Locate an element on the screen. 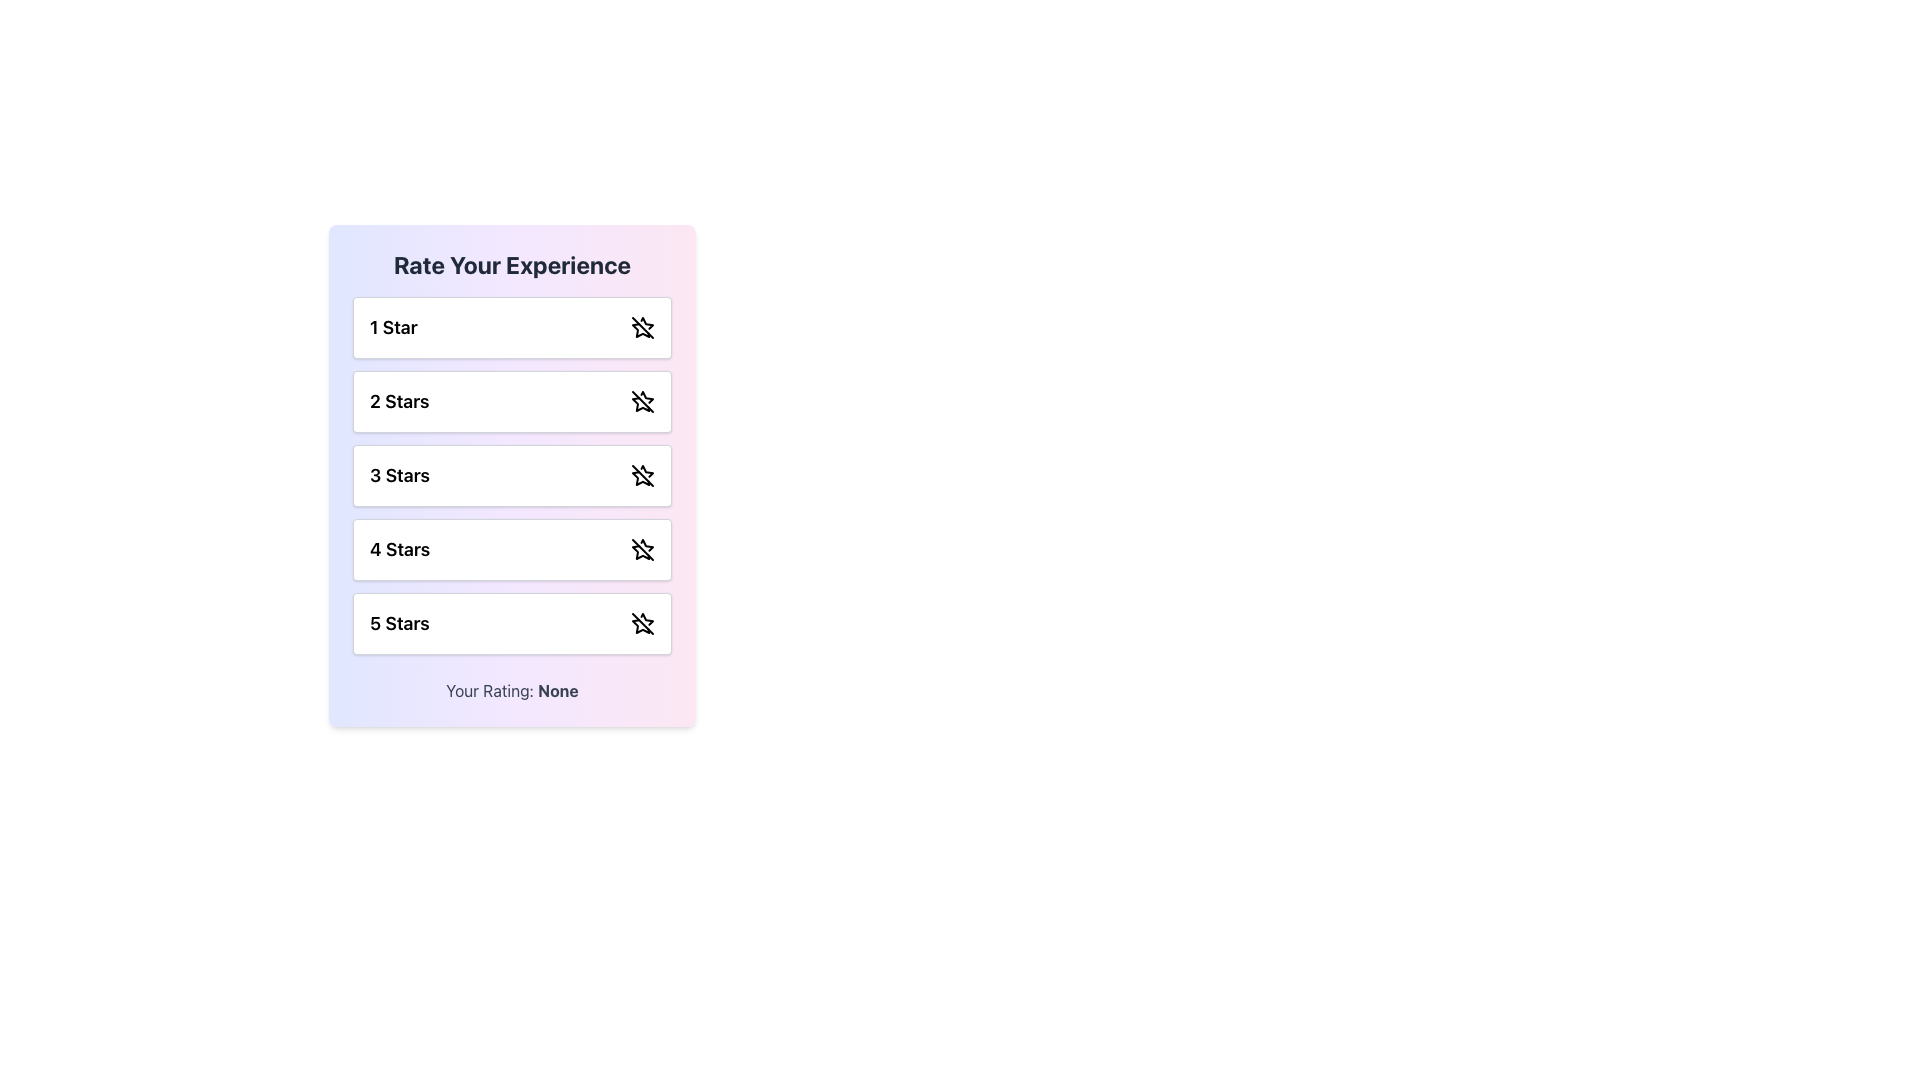  the star-shaped icon graphic with a crossed-out design, which is the central subcomponent of the fourth rating option labeled '4 Stars' is located at coordinates (641, 552).